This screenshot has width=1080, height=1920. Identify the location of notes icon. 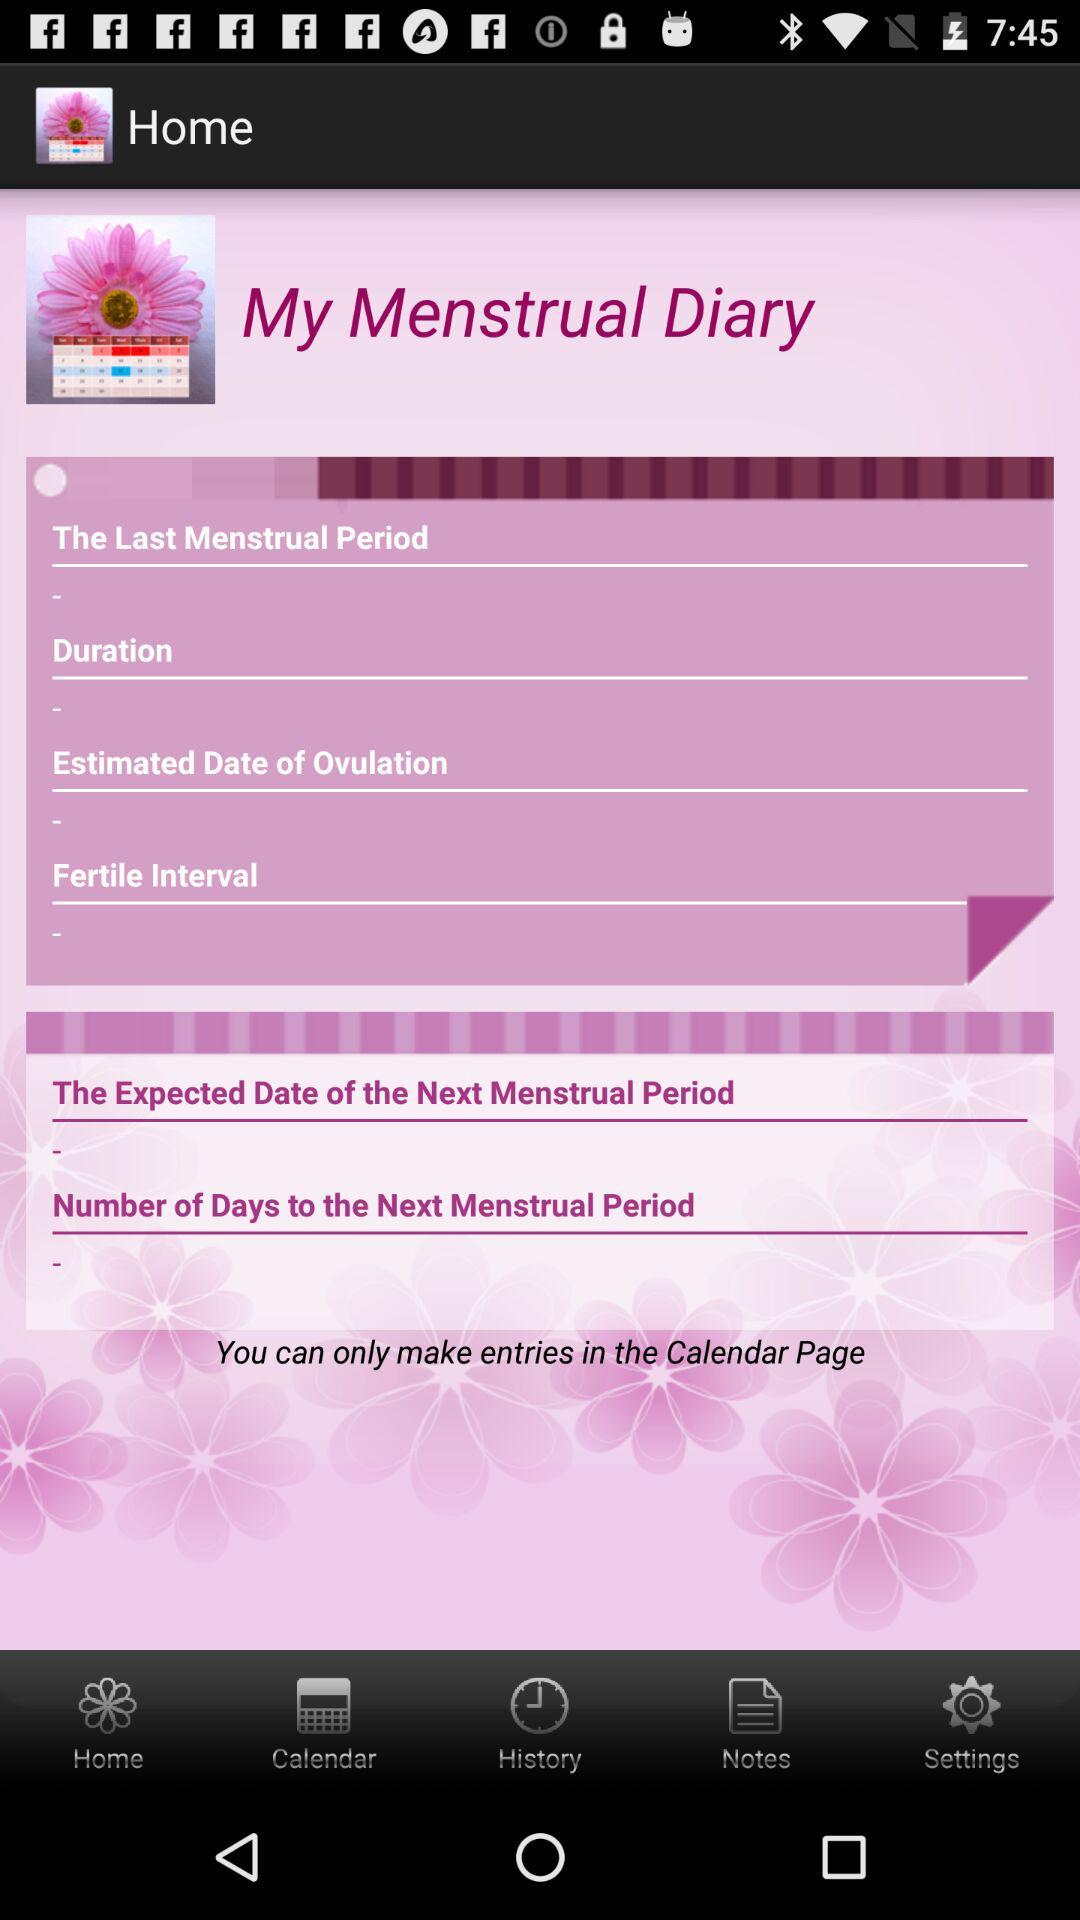
(756, 1721).